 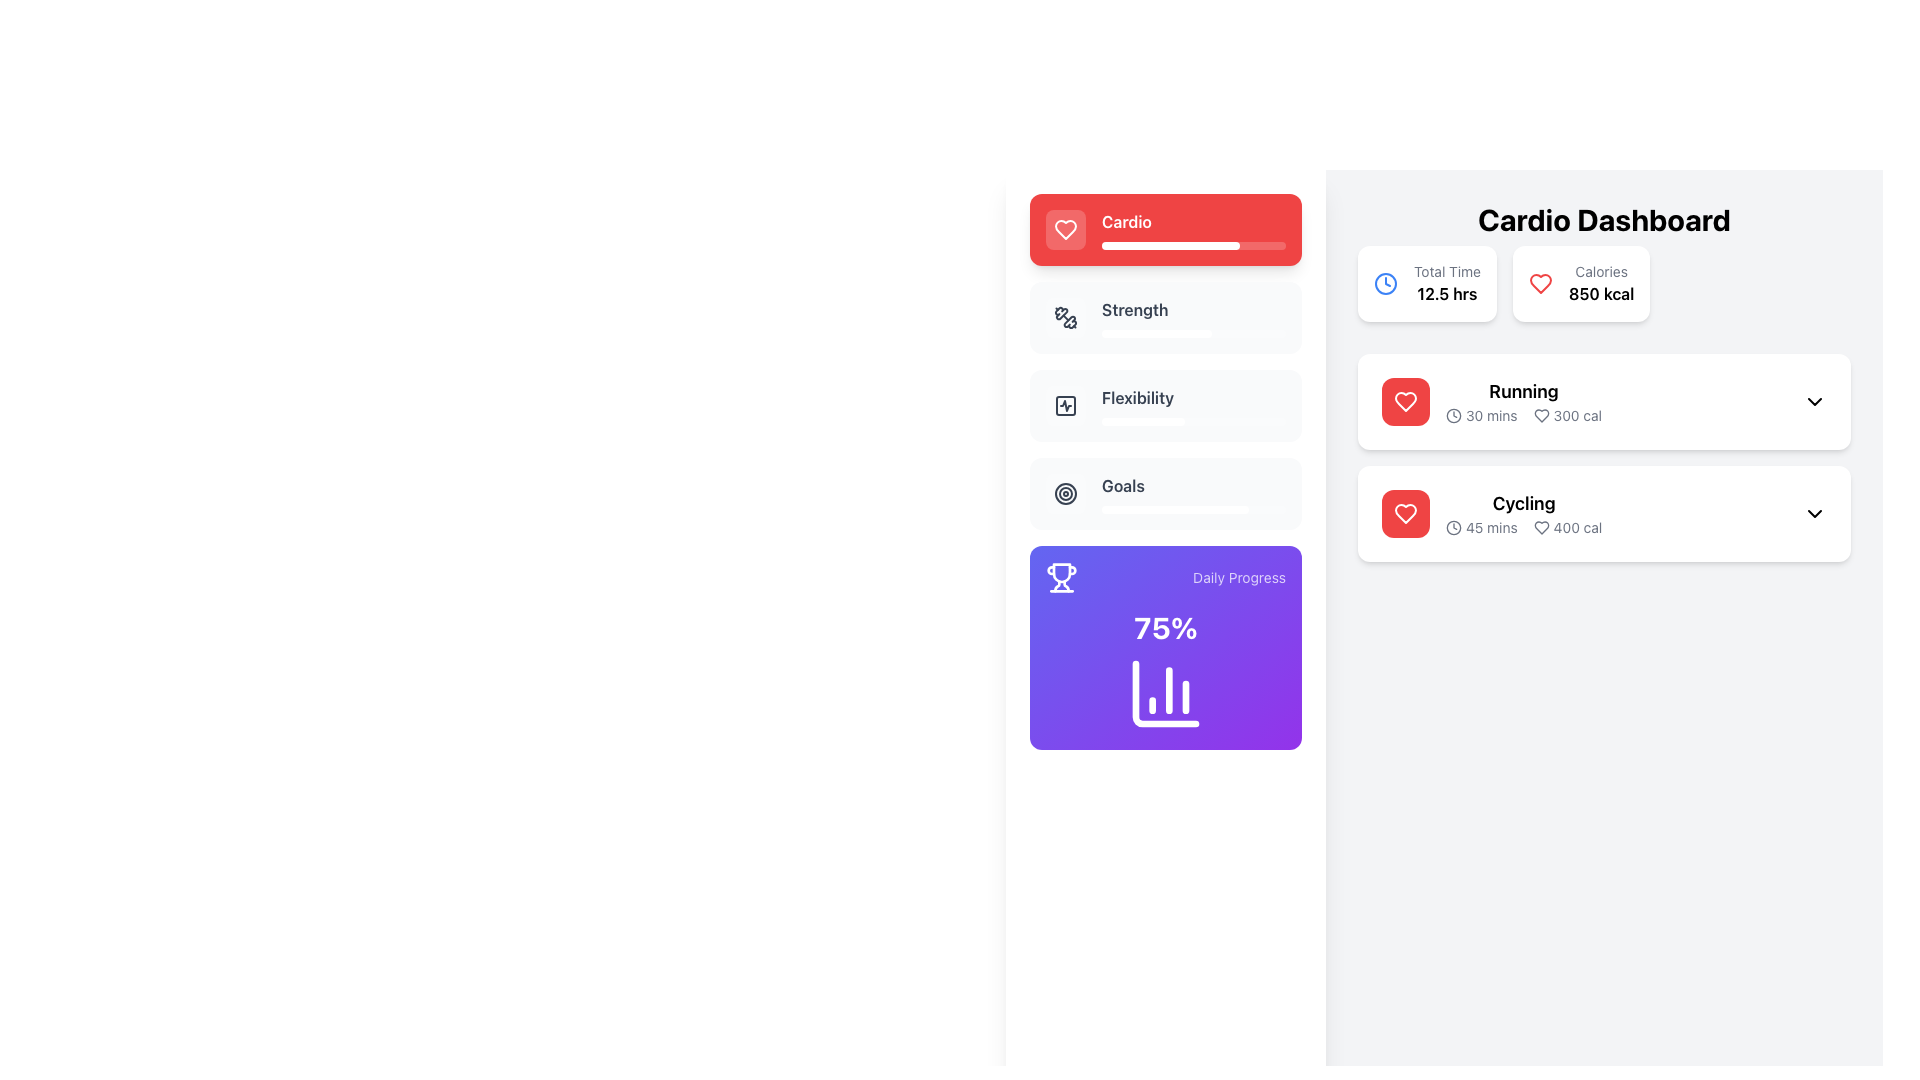 What do you see at coordinates (1166, 405) in the screenshot?
I see `the 'Flexibility' menu item located in the left-hand menu, positioned below 'Cardio' and above 'Goals'` at bounding box center [1166, 405].